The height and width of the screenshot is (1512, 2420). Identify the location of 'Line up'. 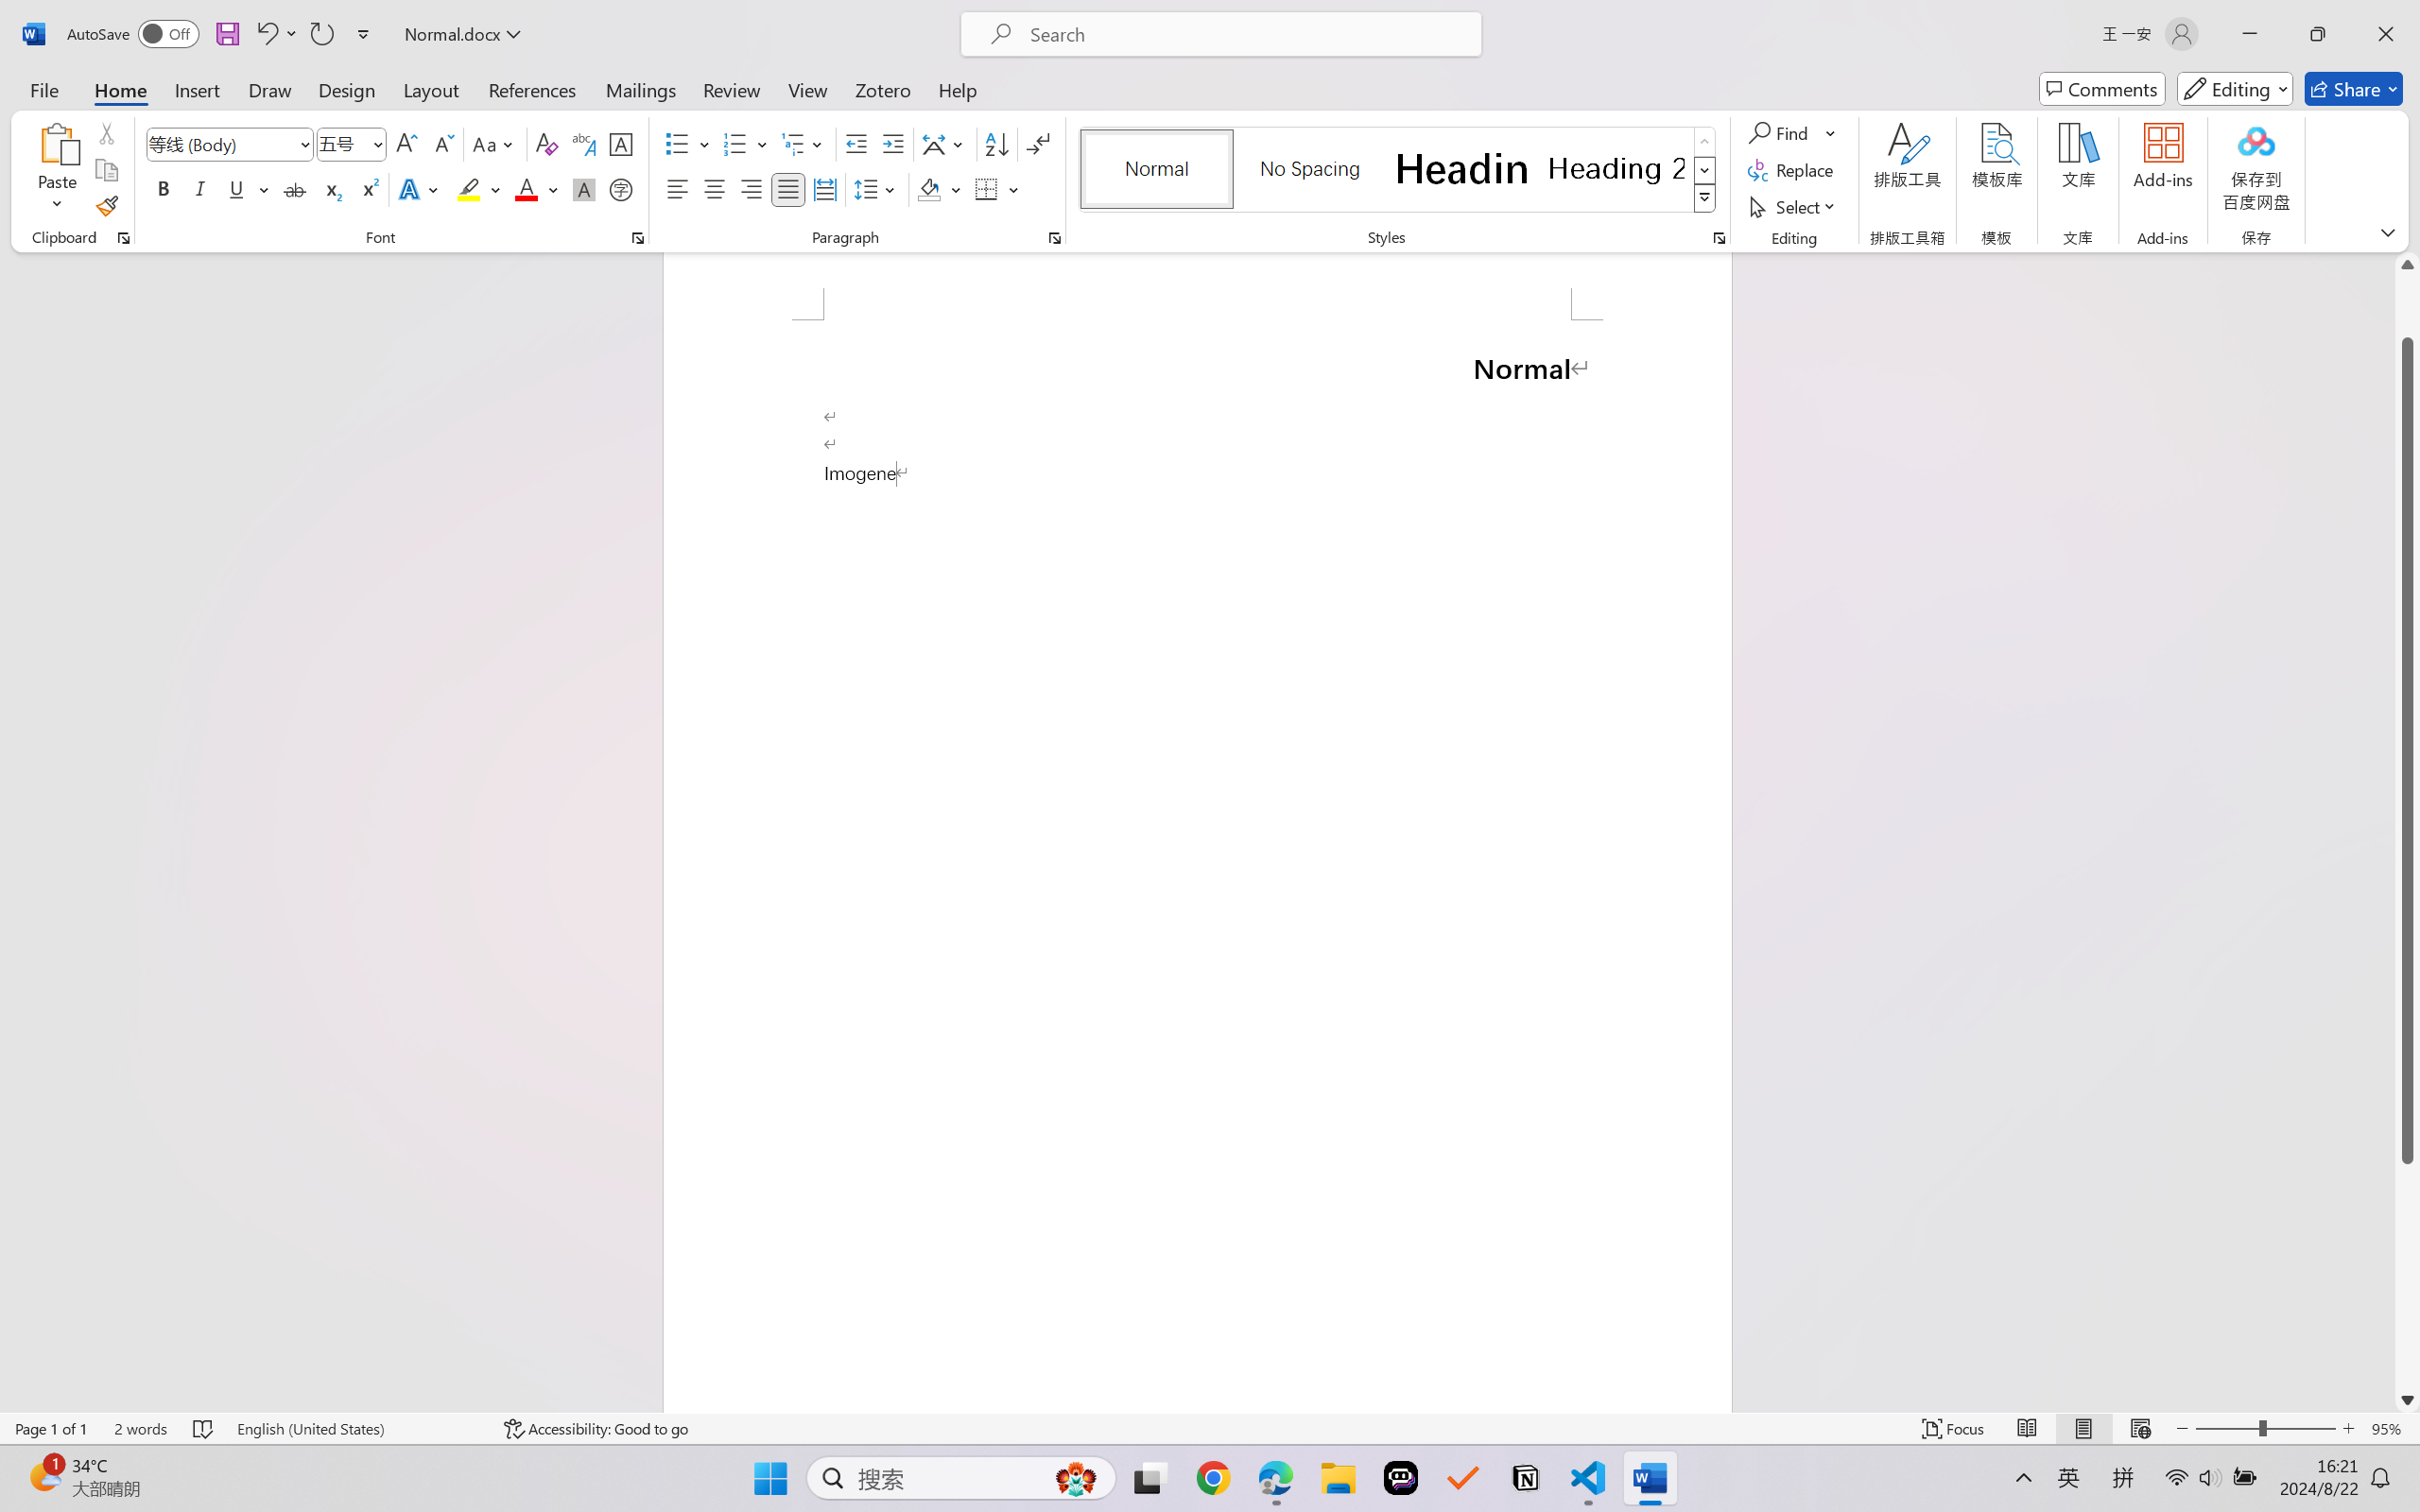
(2407, 264).